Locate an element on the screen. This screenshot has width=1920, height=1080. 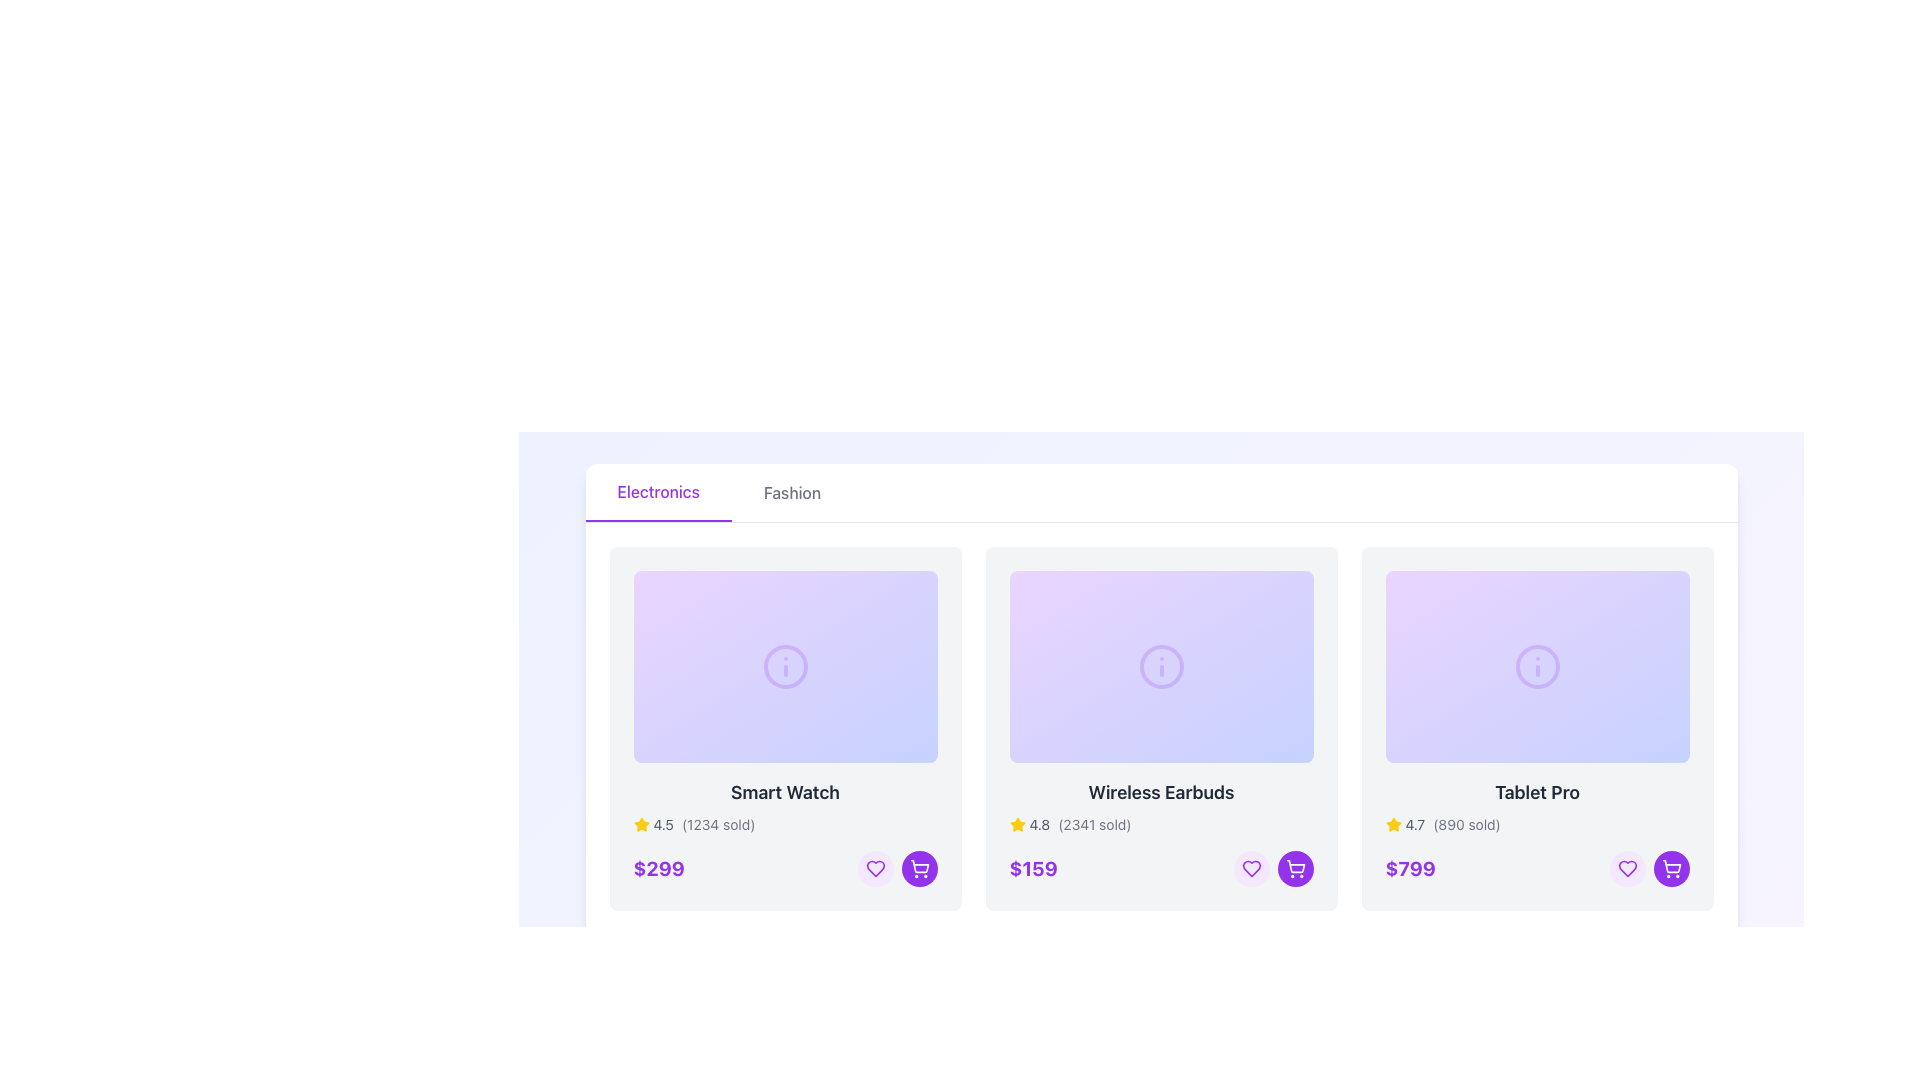
the Icon button used to save the product as a favorite for the 'Wireless Earbuds' product is located at coordinates (875, 867).